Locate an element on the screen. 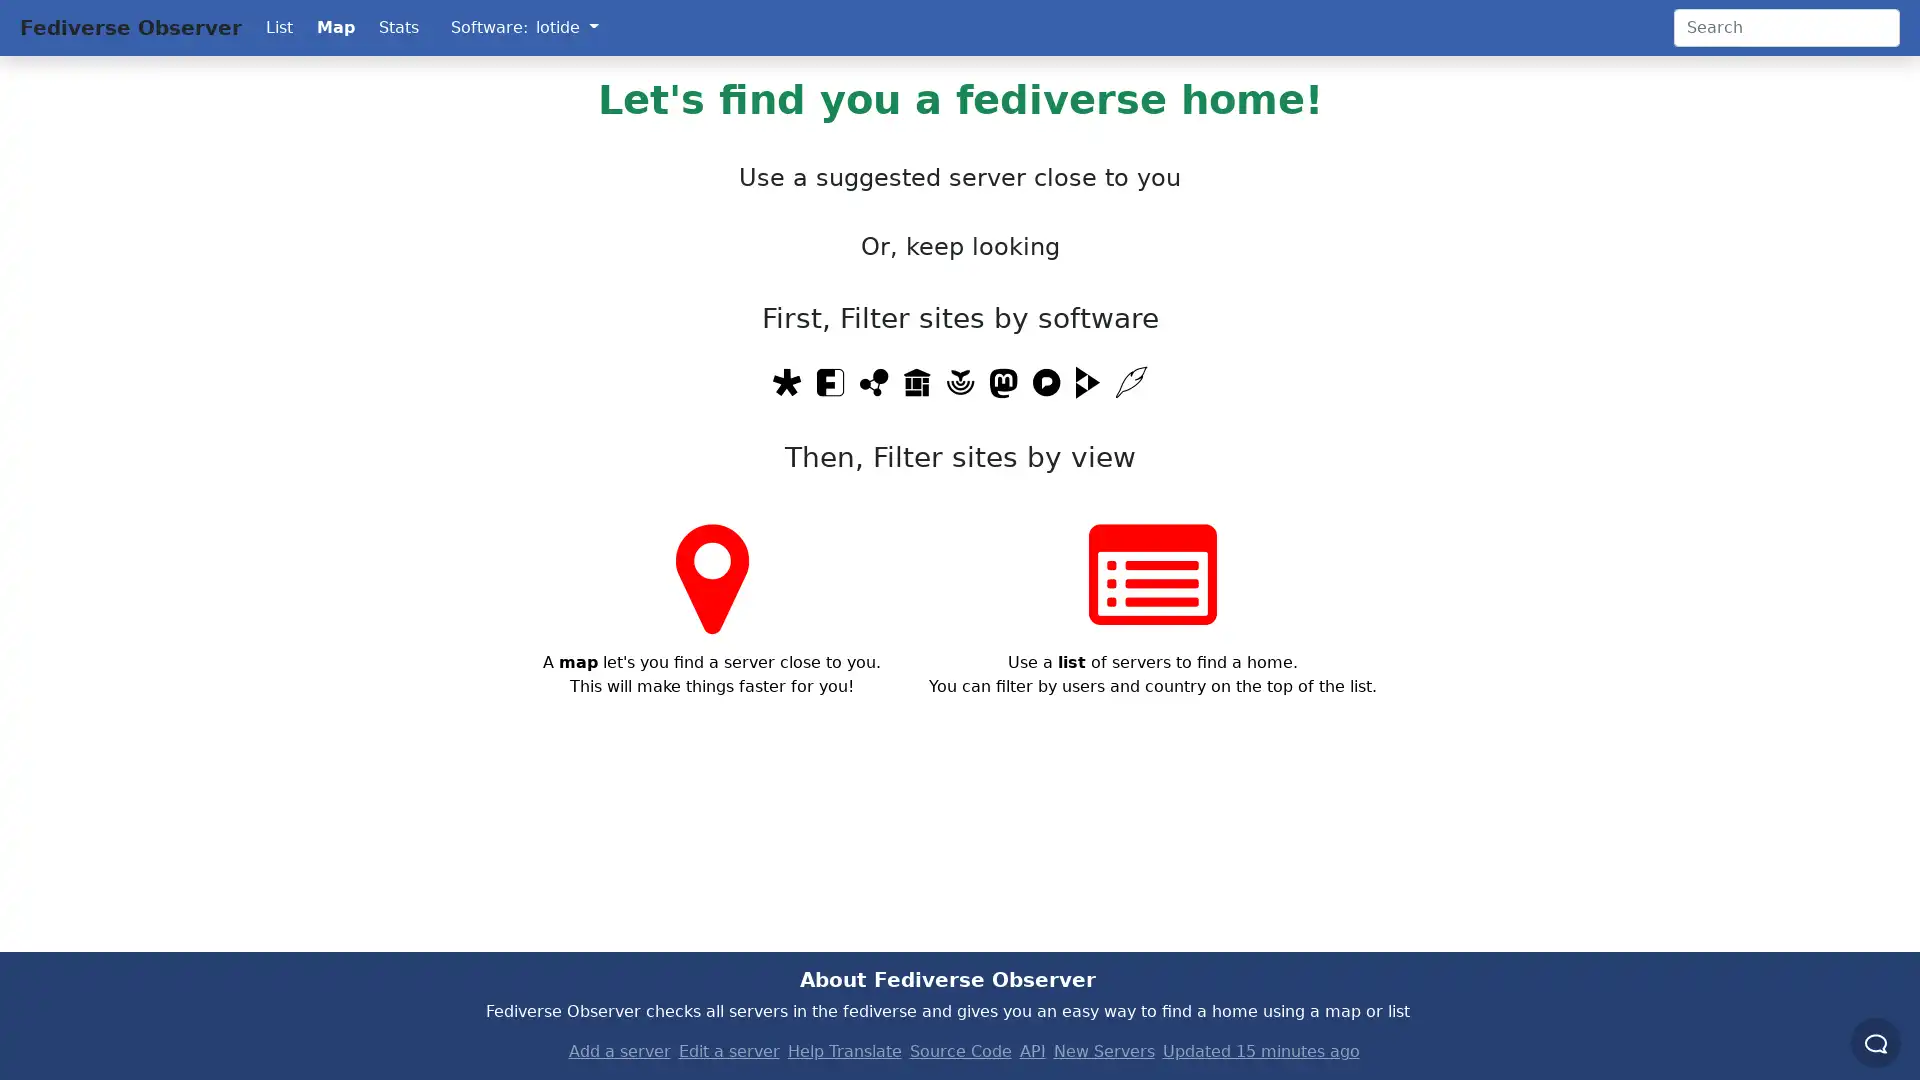 This screenshot has height=1080, width=1920. lotide is located at coordinates (565, 27).